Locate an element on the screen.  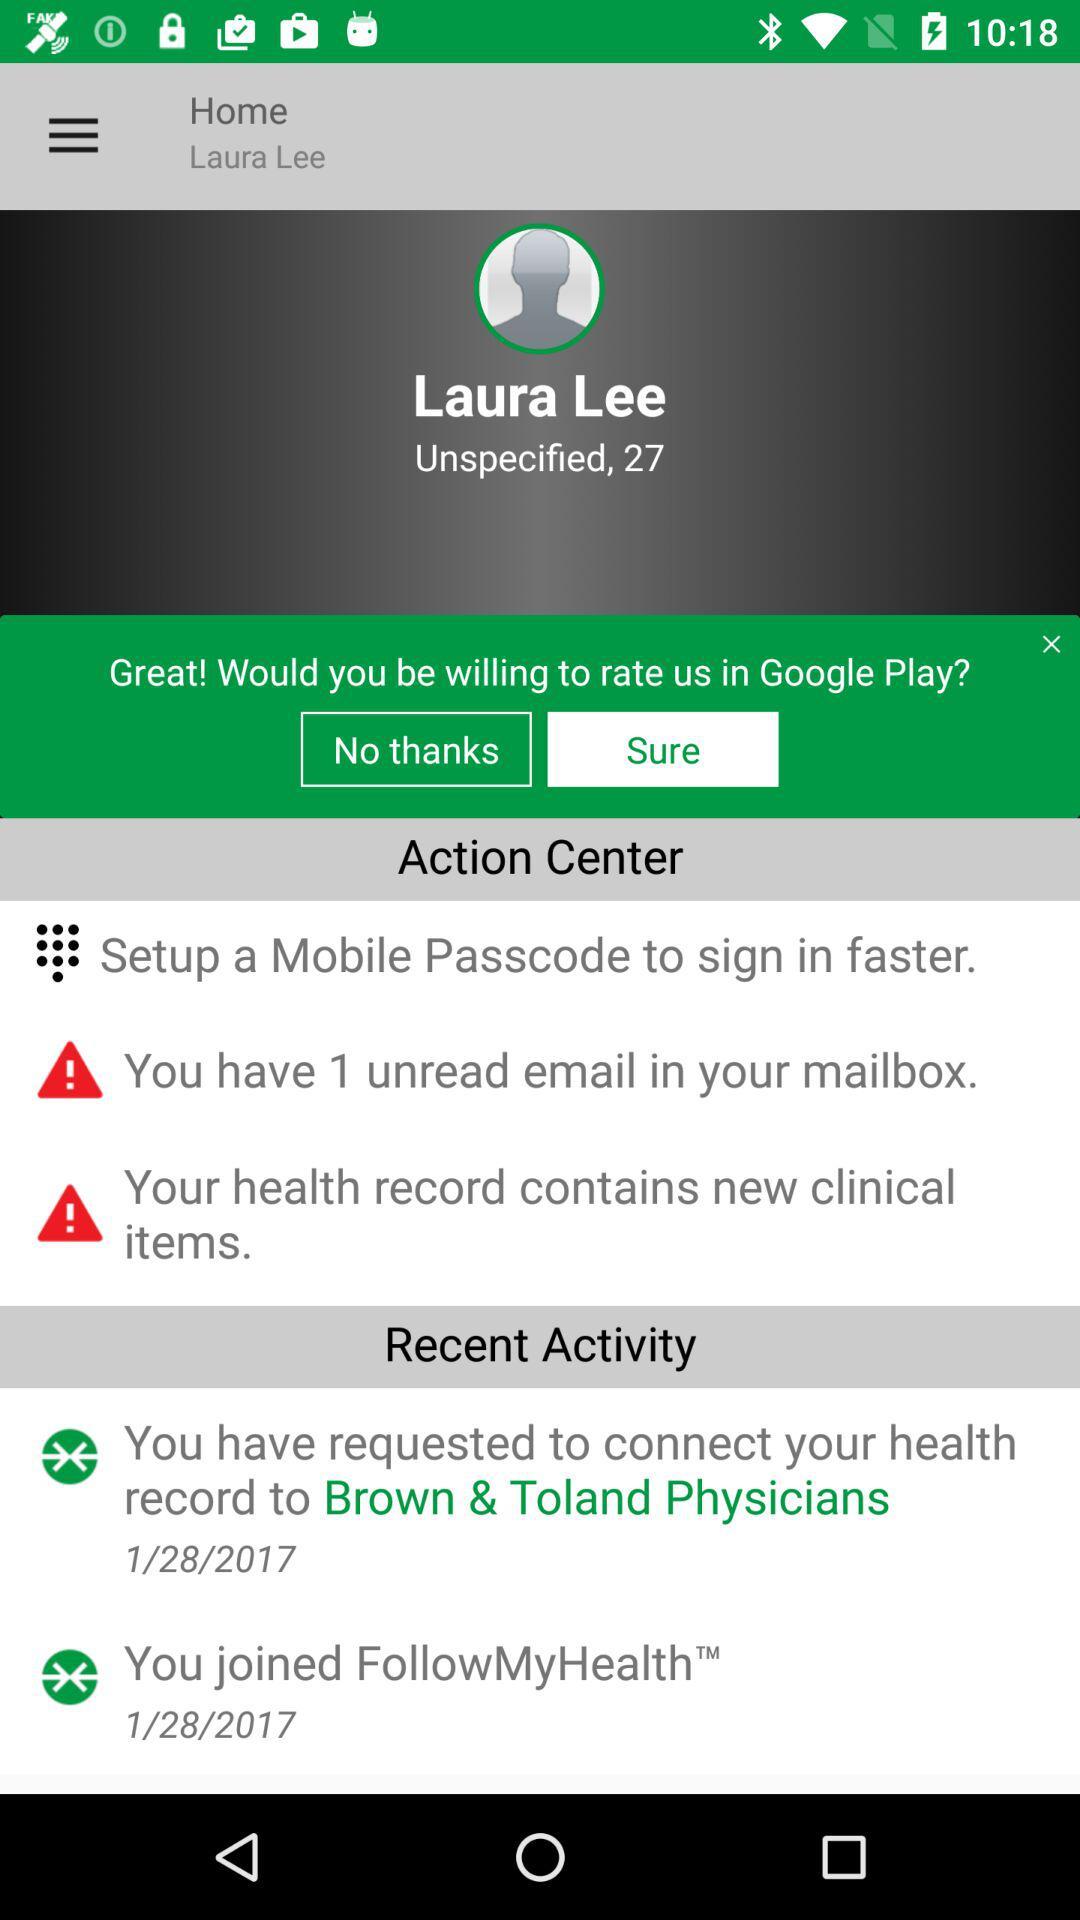
the close icon is located at coordinates (1042, 651).